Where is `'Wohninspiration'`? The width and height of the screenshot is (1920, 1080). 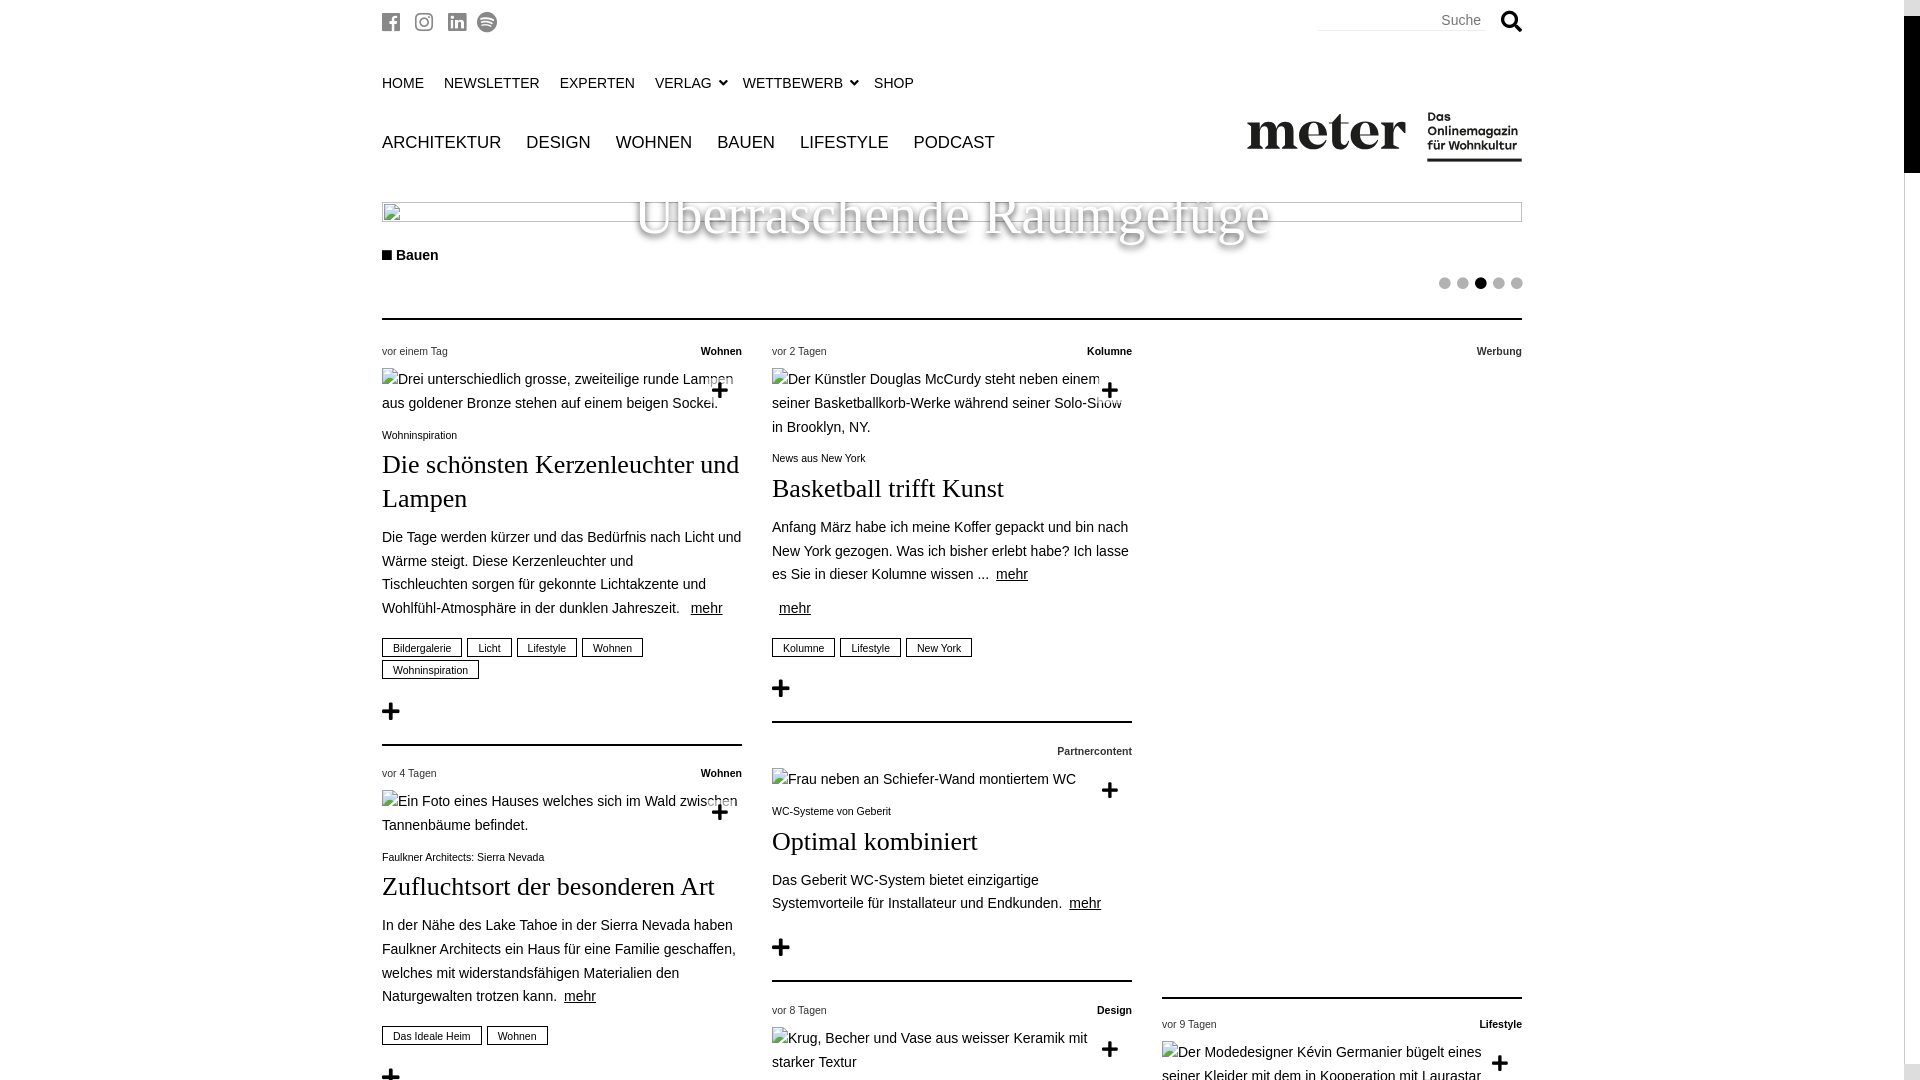
'Wohninspiration' is located at coordinates (382, 670).